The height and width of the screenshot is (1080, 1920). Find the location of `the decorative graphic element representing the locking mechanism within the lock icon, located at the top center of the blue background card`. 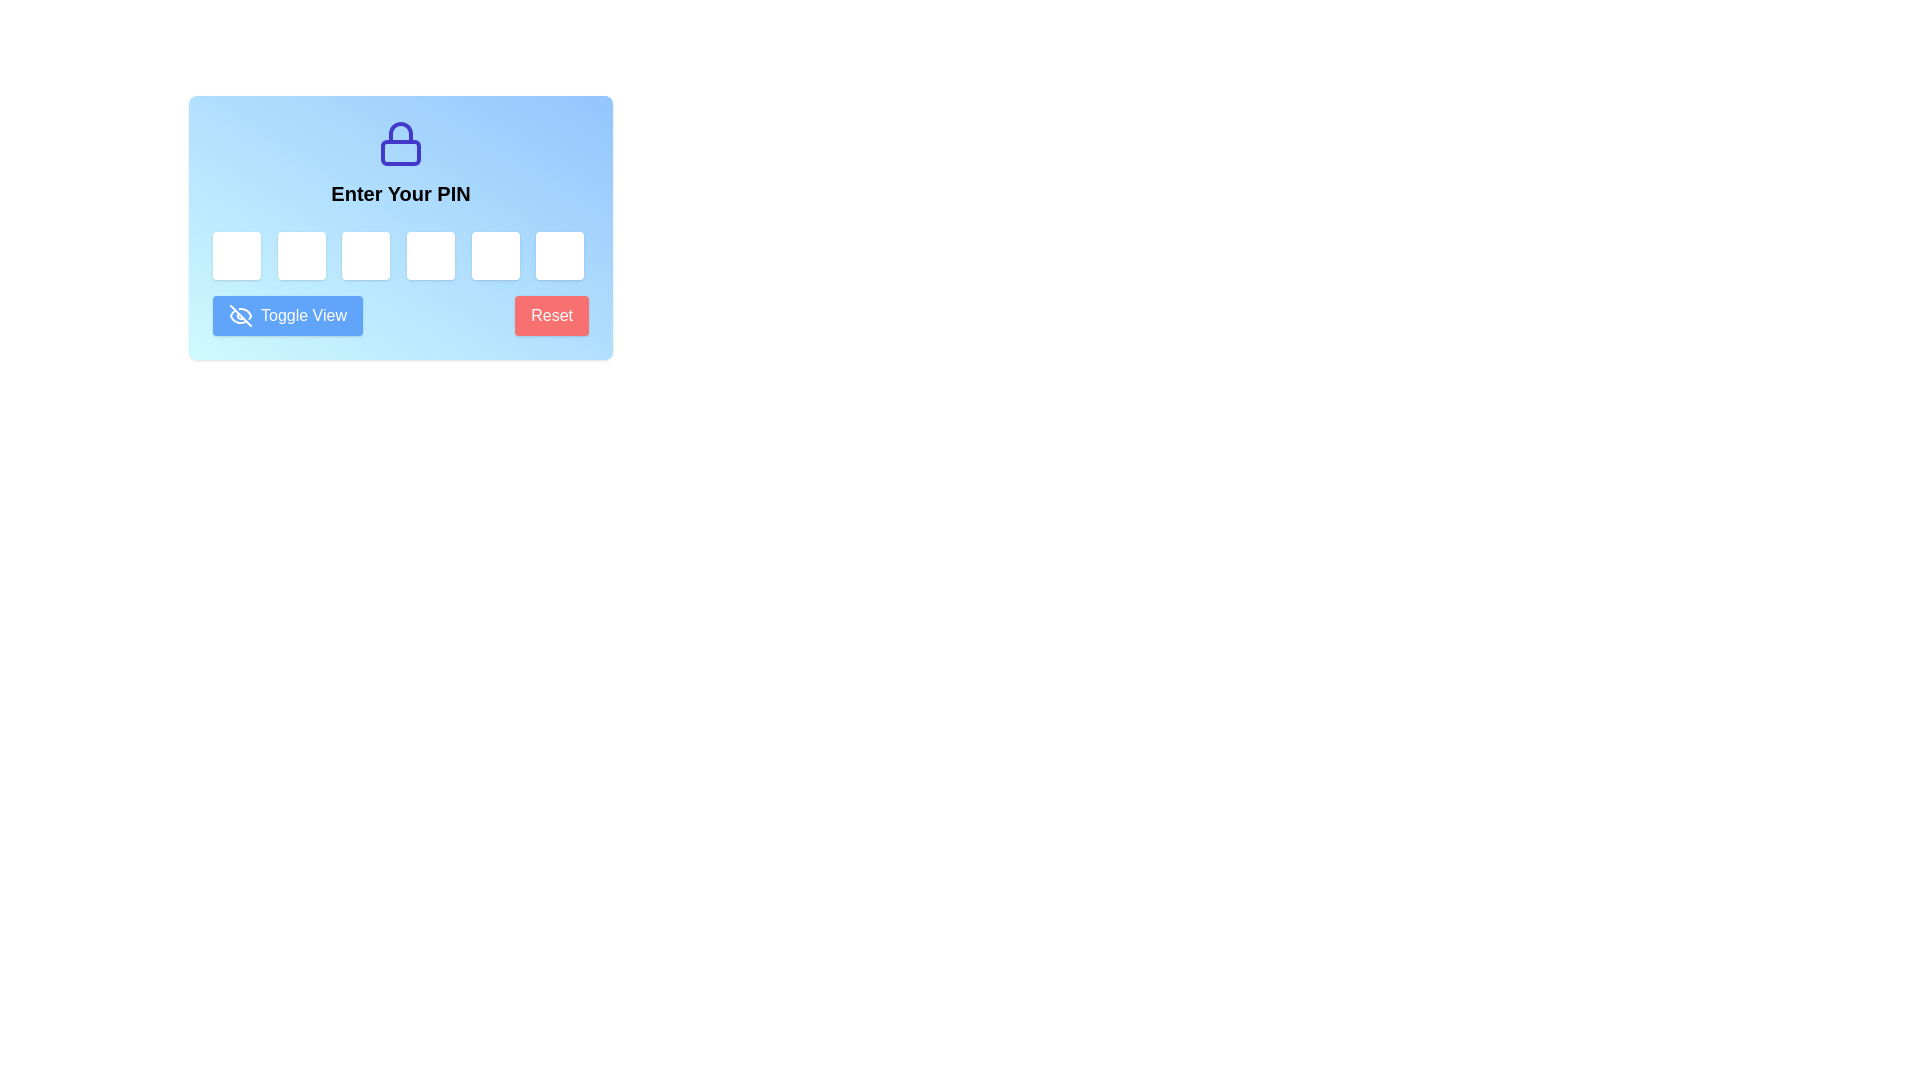

the decorative graphic element representing the locking mechanism within the lock icon, located at the top center of the blue background card is located at coordinates (400, 152).